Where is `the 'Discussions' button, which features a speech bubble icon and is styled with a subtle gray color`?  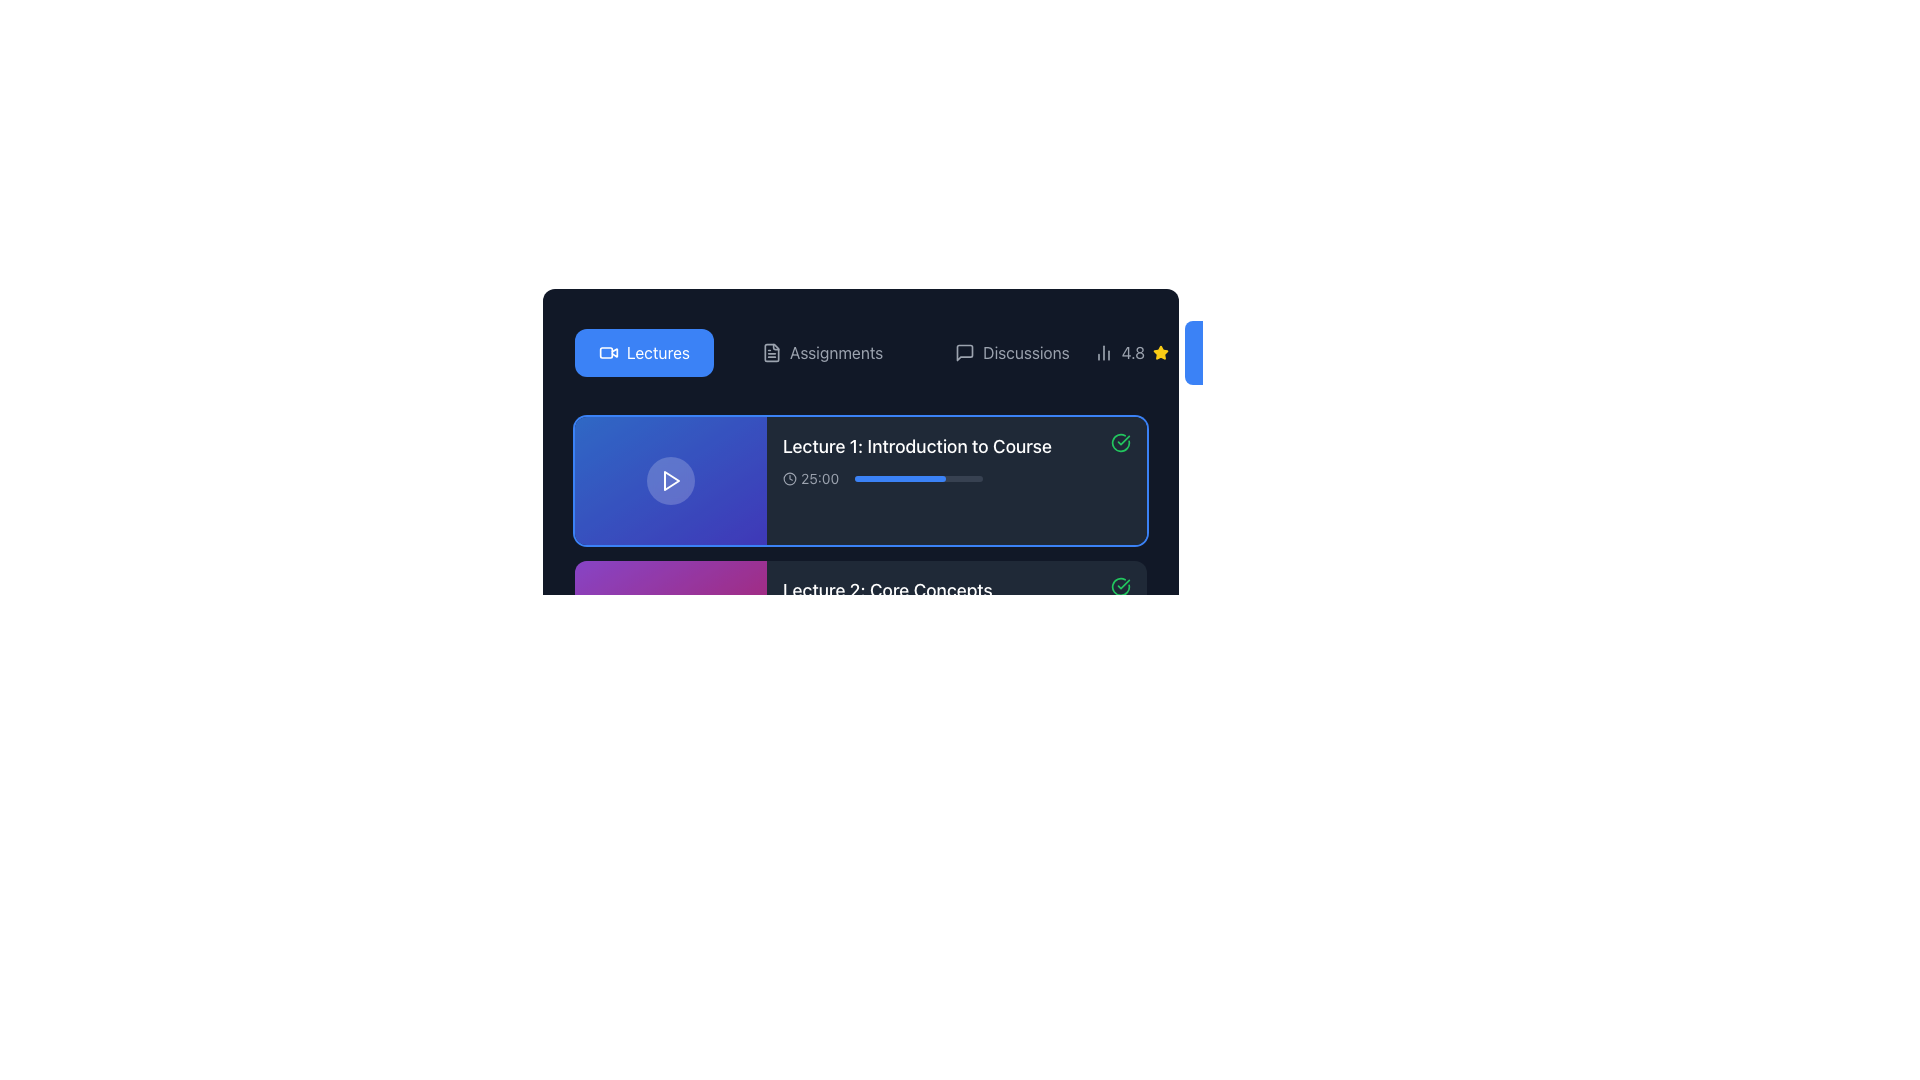
the 'Discussions' button, which features a speech bubble icon and is styled with a subtle gray color is located at coordinates (1012, 352).